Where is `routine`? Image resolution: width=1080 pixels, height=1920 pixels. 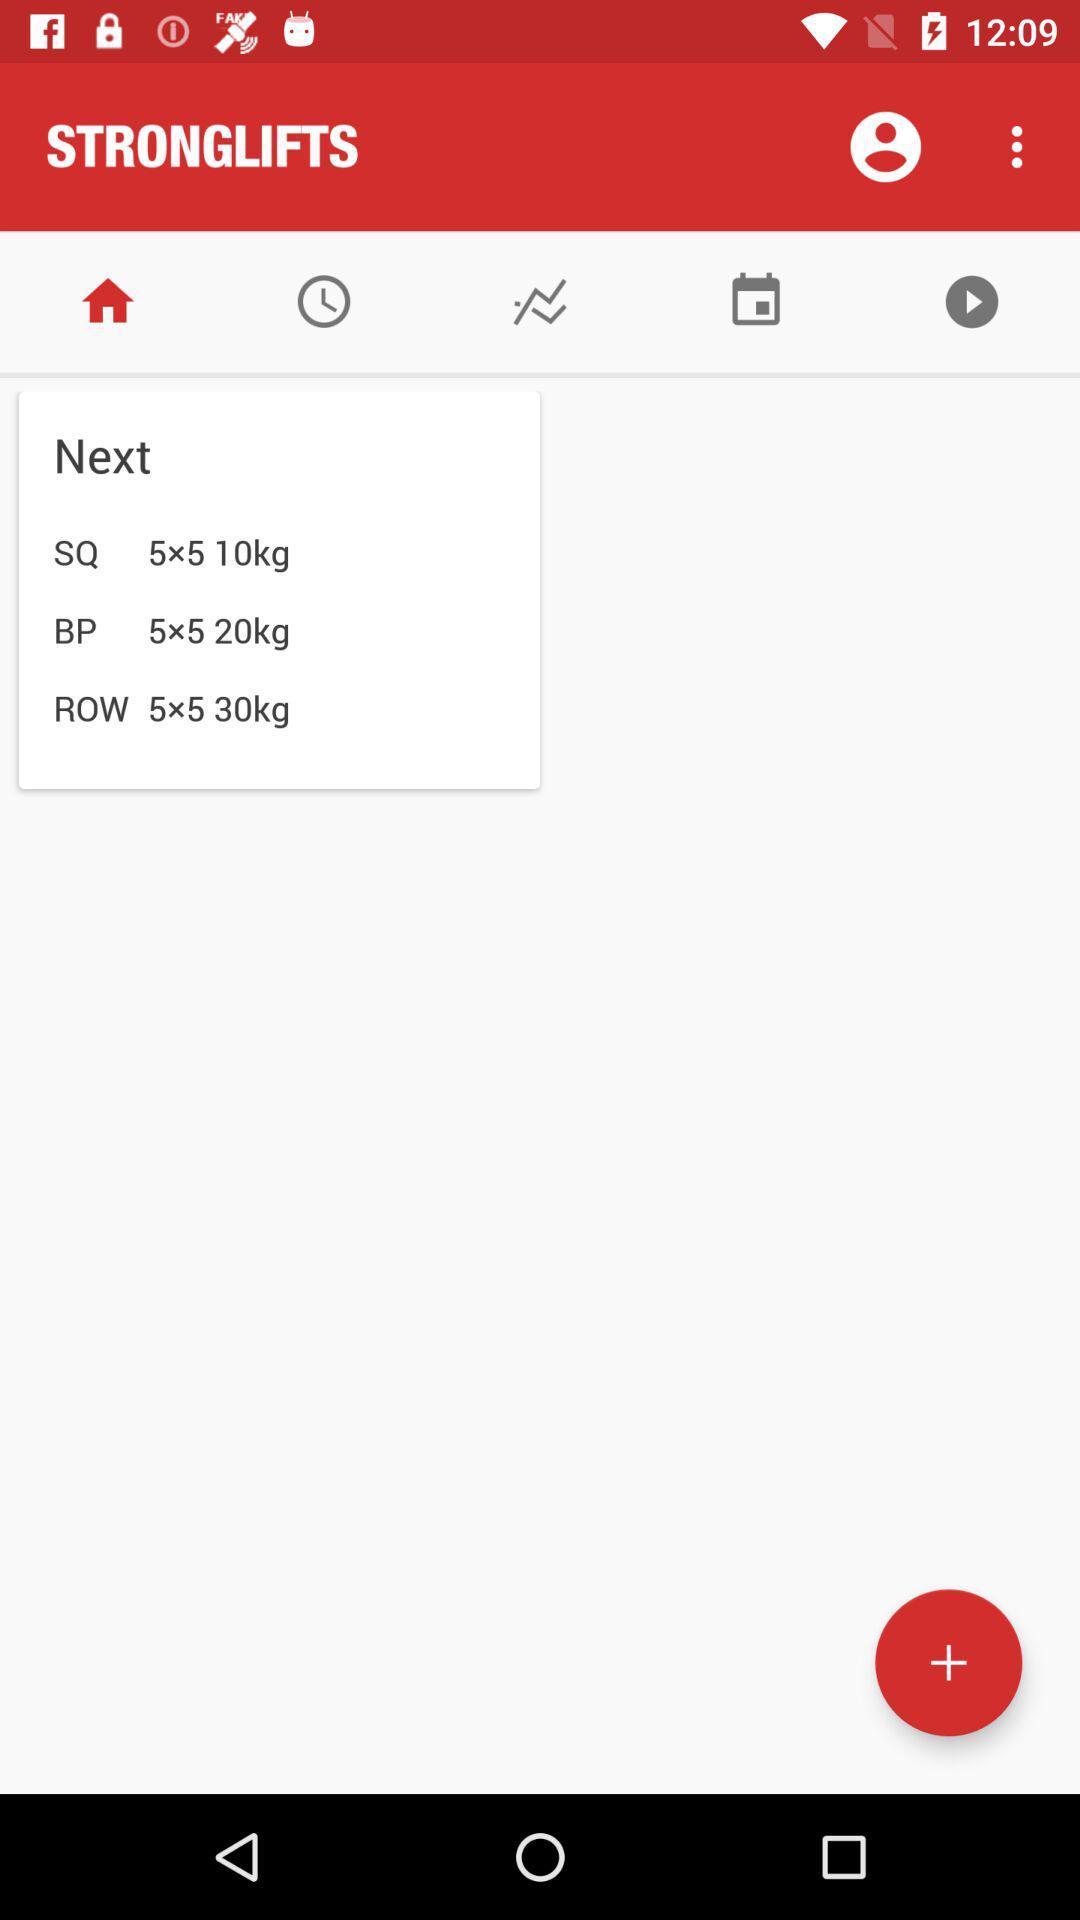 routine is located at coordinates (947, 1662).